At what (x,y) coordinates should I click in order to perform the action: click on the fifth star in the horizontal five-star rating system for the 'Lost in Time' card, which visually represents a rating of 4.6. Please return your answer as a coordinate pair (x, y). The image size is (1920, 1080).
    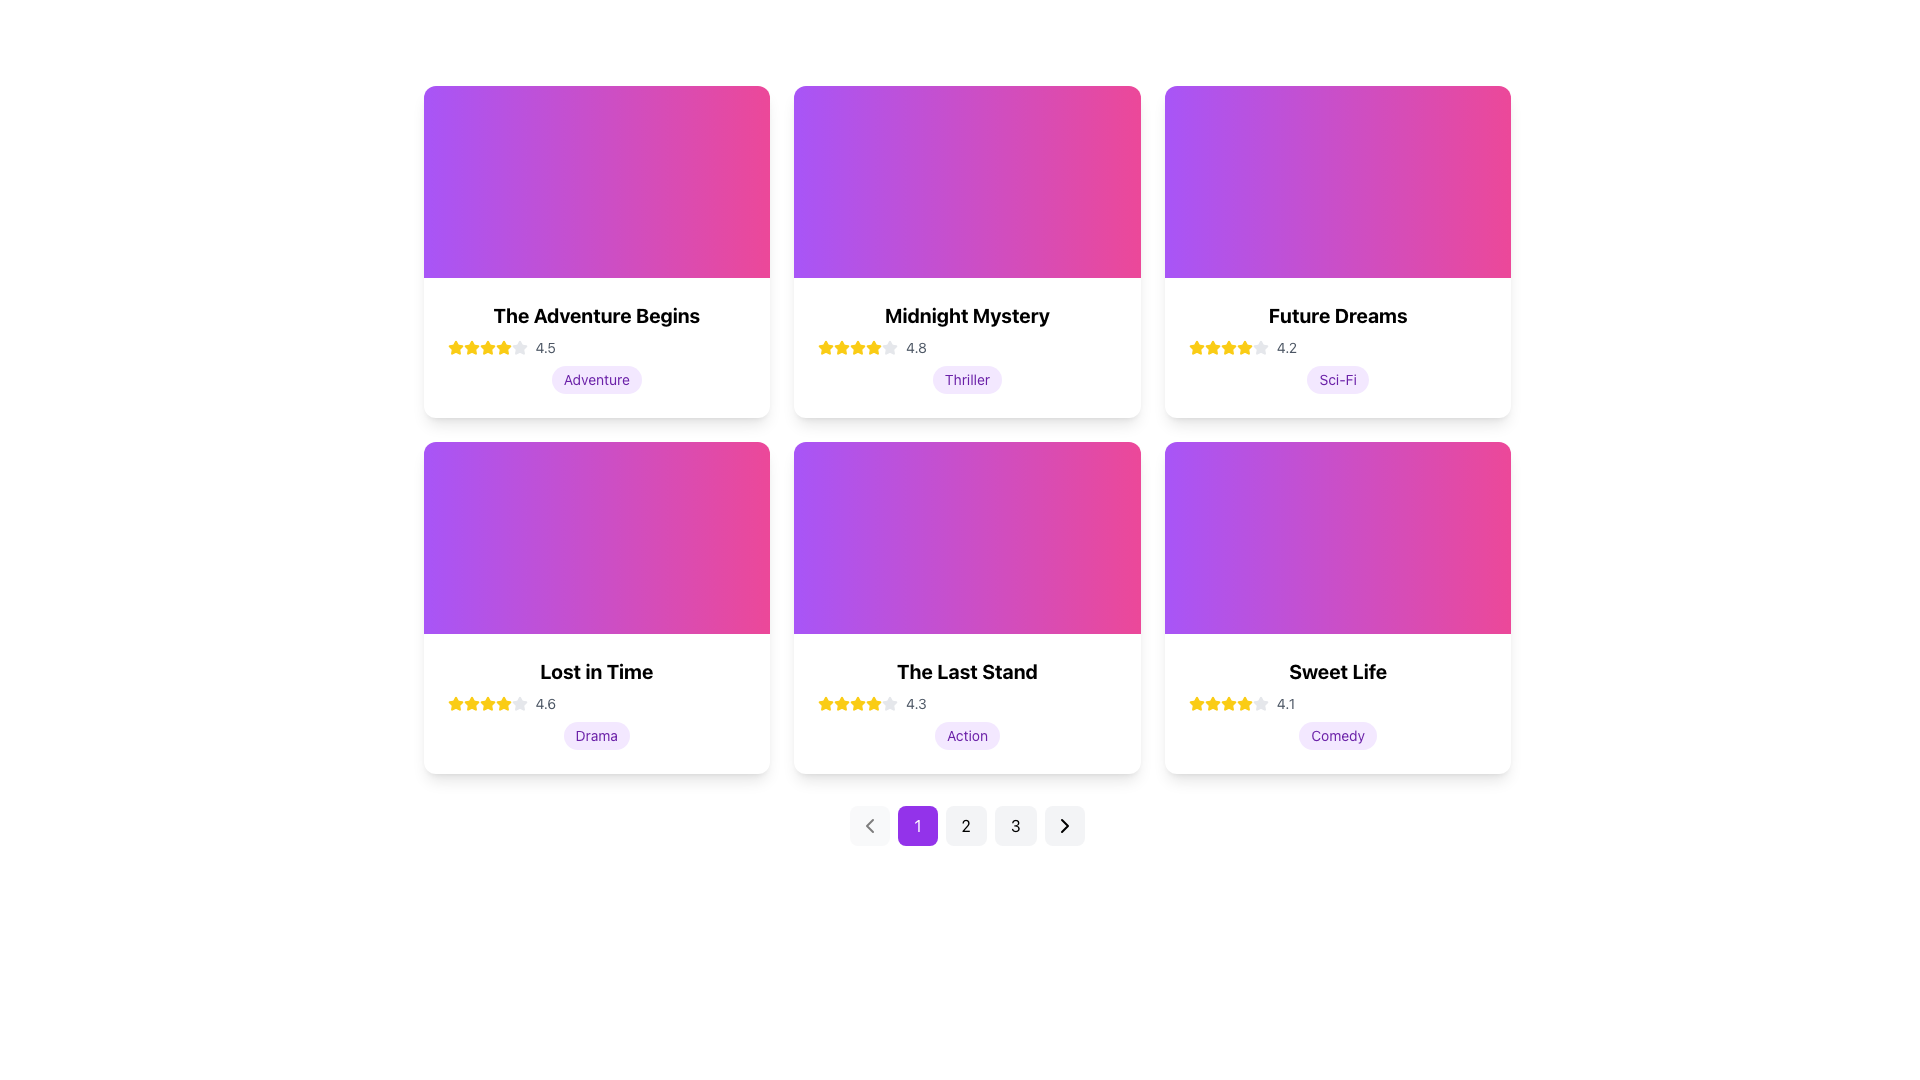
    Looking at the image, I should click on (519, 703).